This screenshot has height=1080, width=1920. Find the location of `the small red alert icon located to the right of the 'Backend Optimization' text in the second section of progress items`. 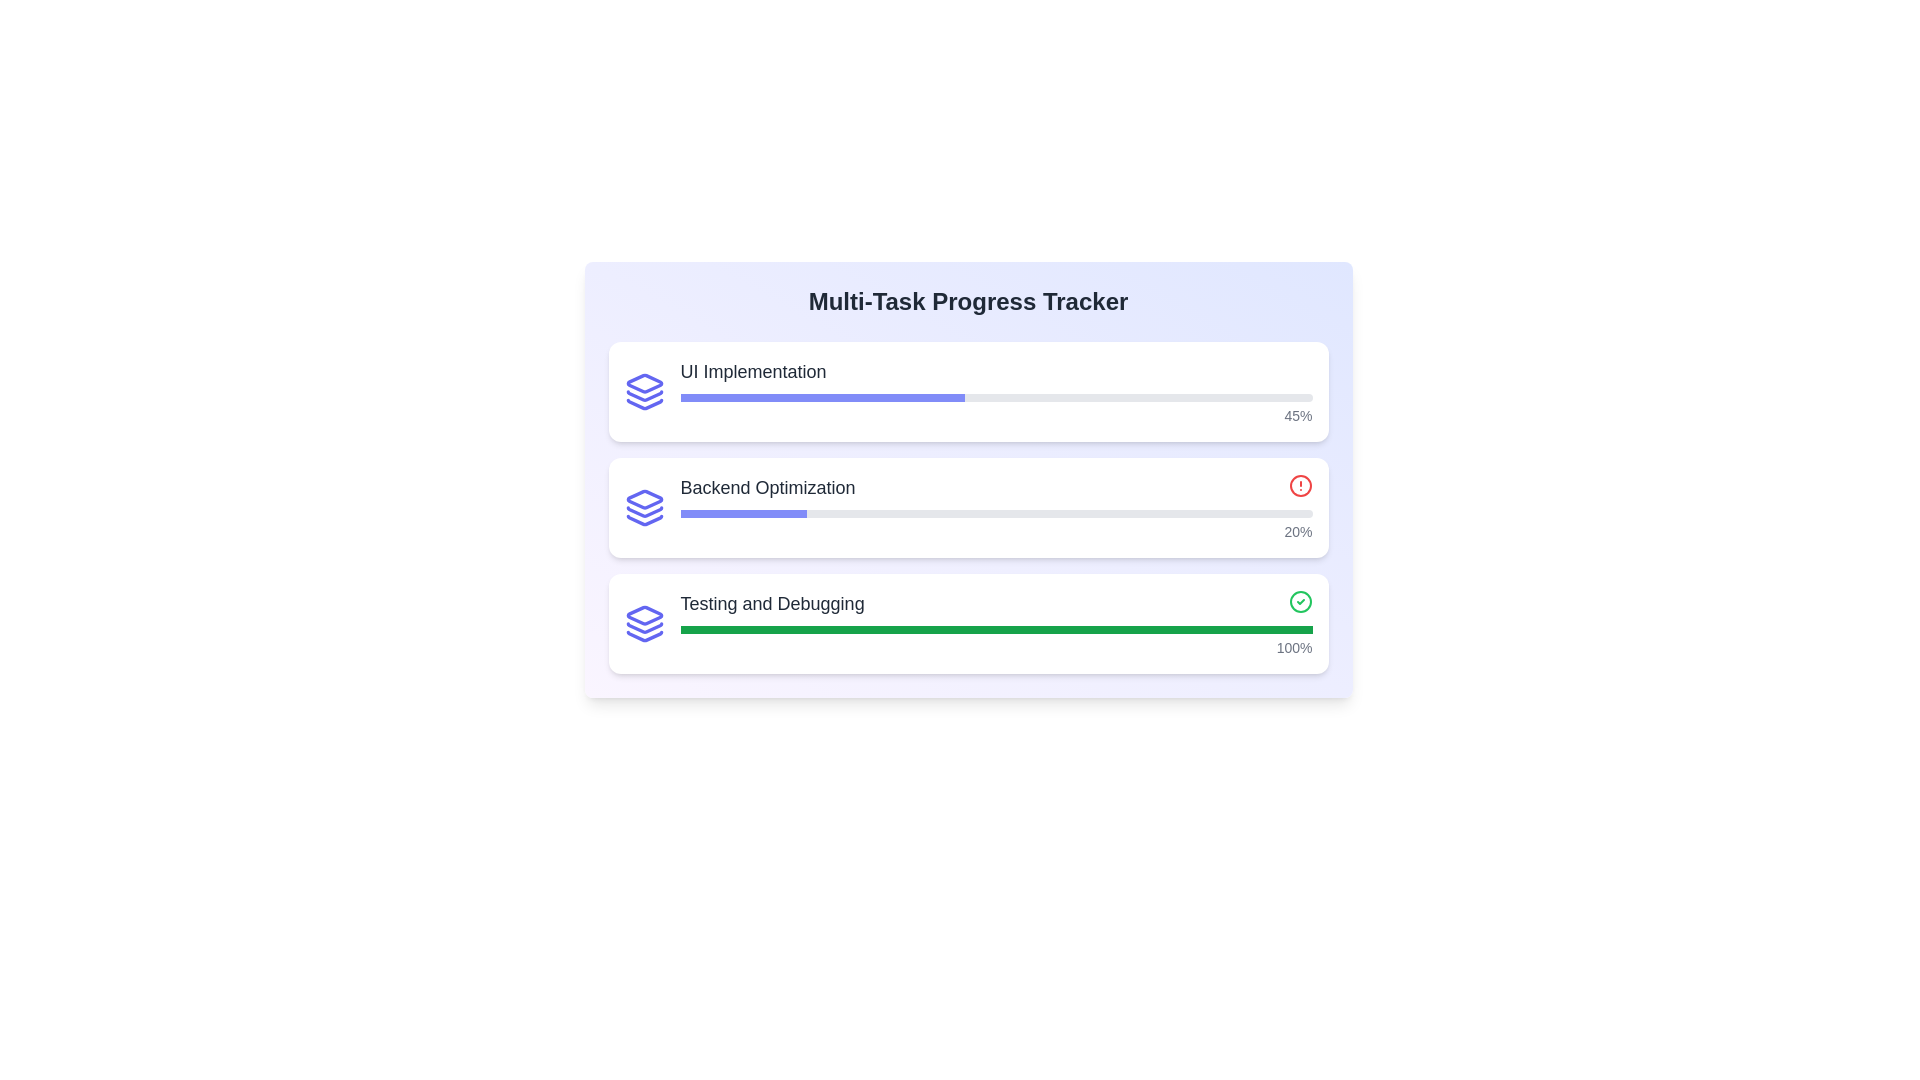

the small red alert icon located to the right of the 'Backend Optimization' text in the second section of progress items is located at coordinates (1300, 488).